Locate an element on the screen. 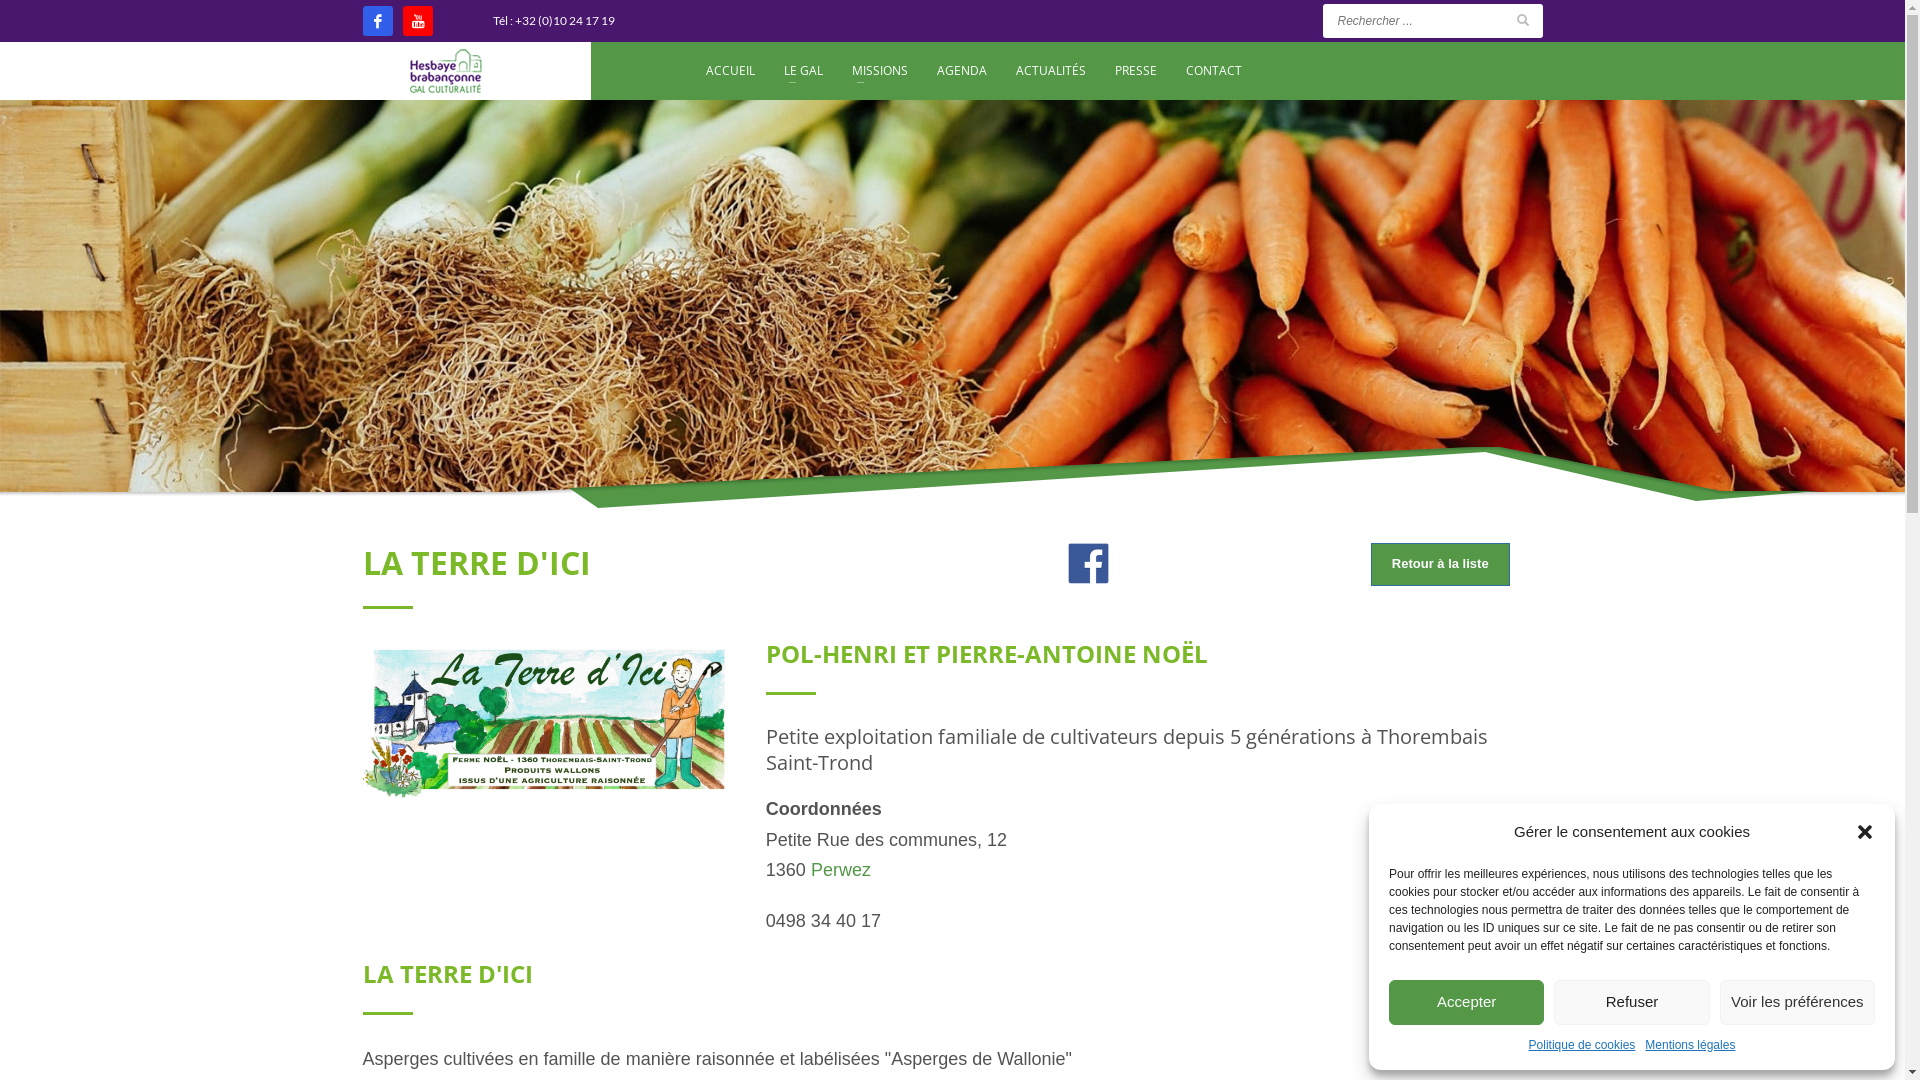  'AGENDA' is located at coordinates (923, 69).